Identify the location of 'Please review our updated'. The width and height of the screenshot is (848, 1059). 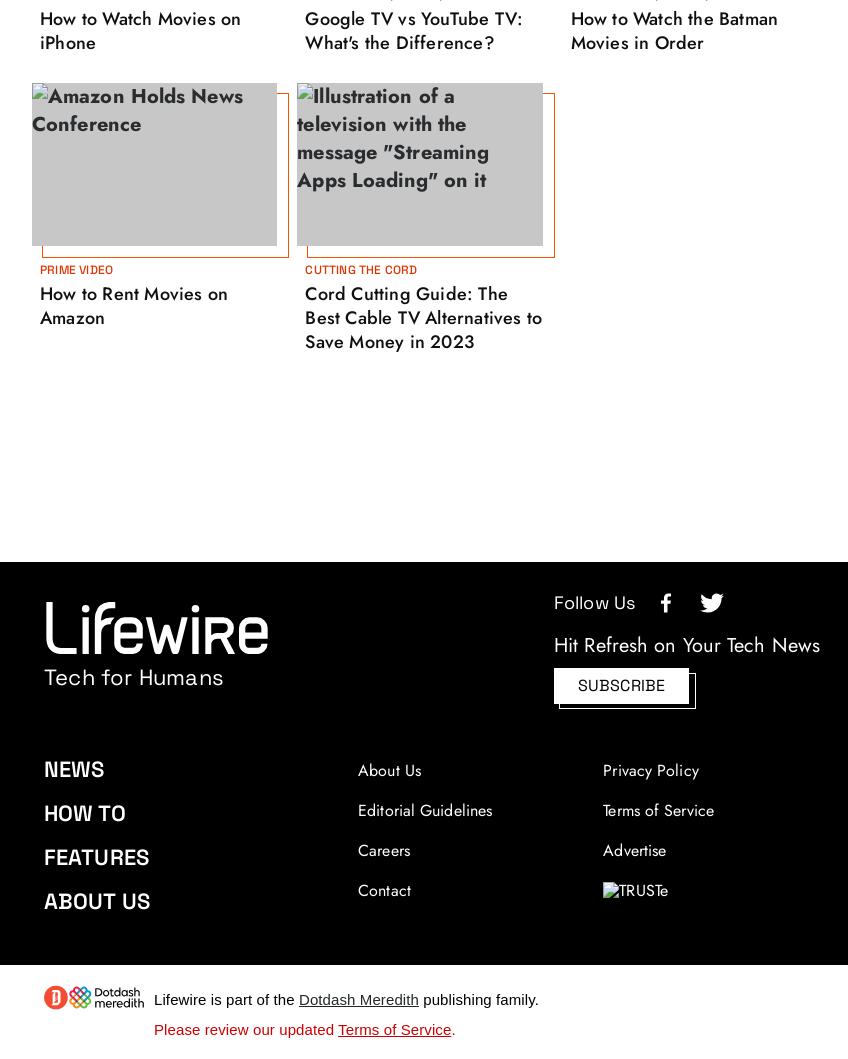
(245, 1028).